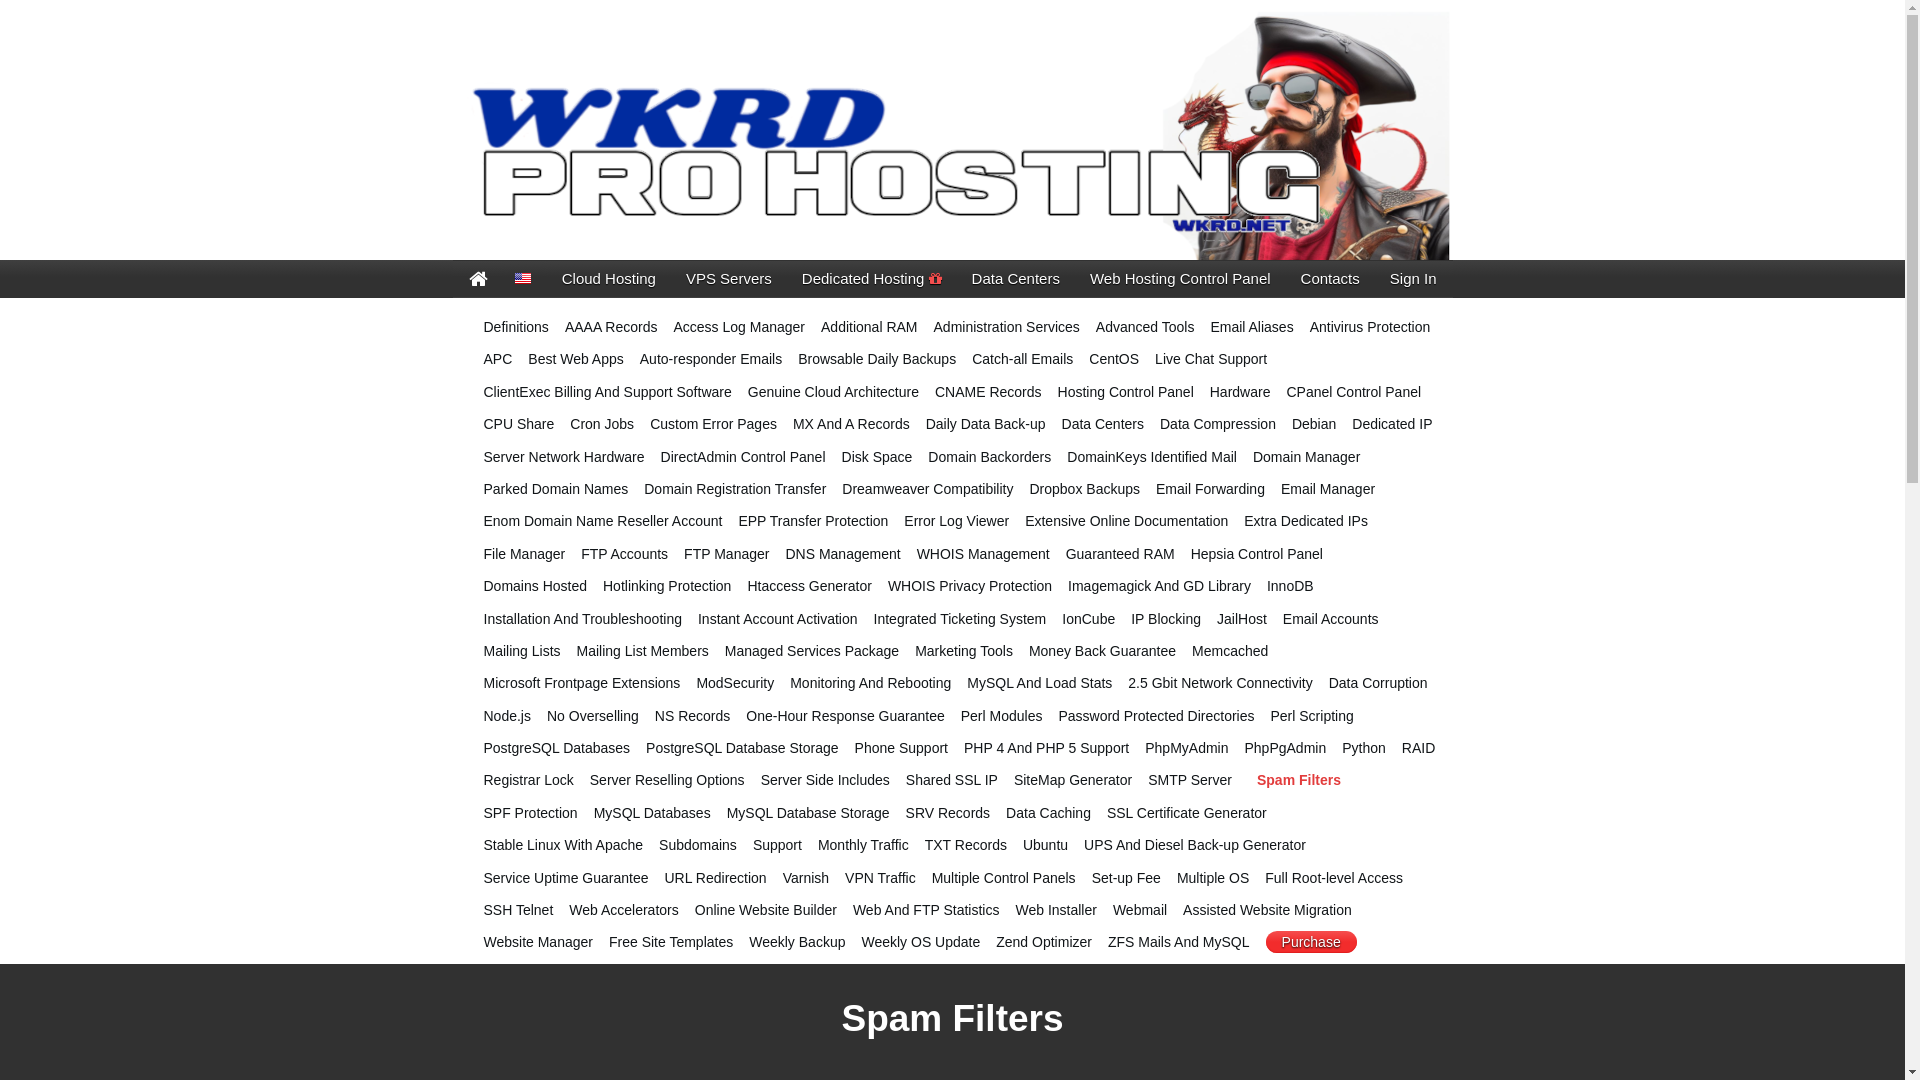  What do you see at coordinates (1330, 278) in the screenshot?
I see `'Contacts'` at bounding box center [1330, 278].